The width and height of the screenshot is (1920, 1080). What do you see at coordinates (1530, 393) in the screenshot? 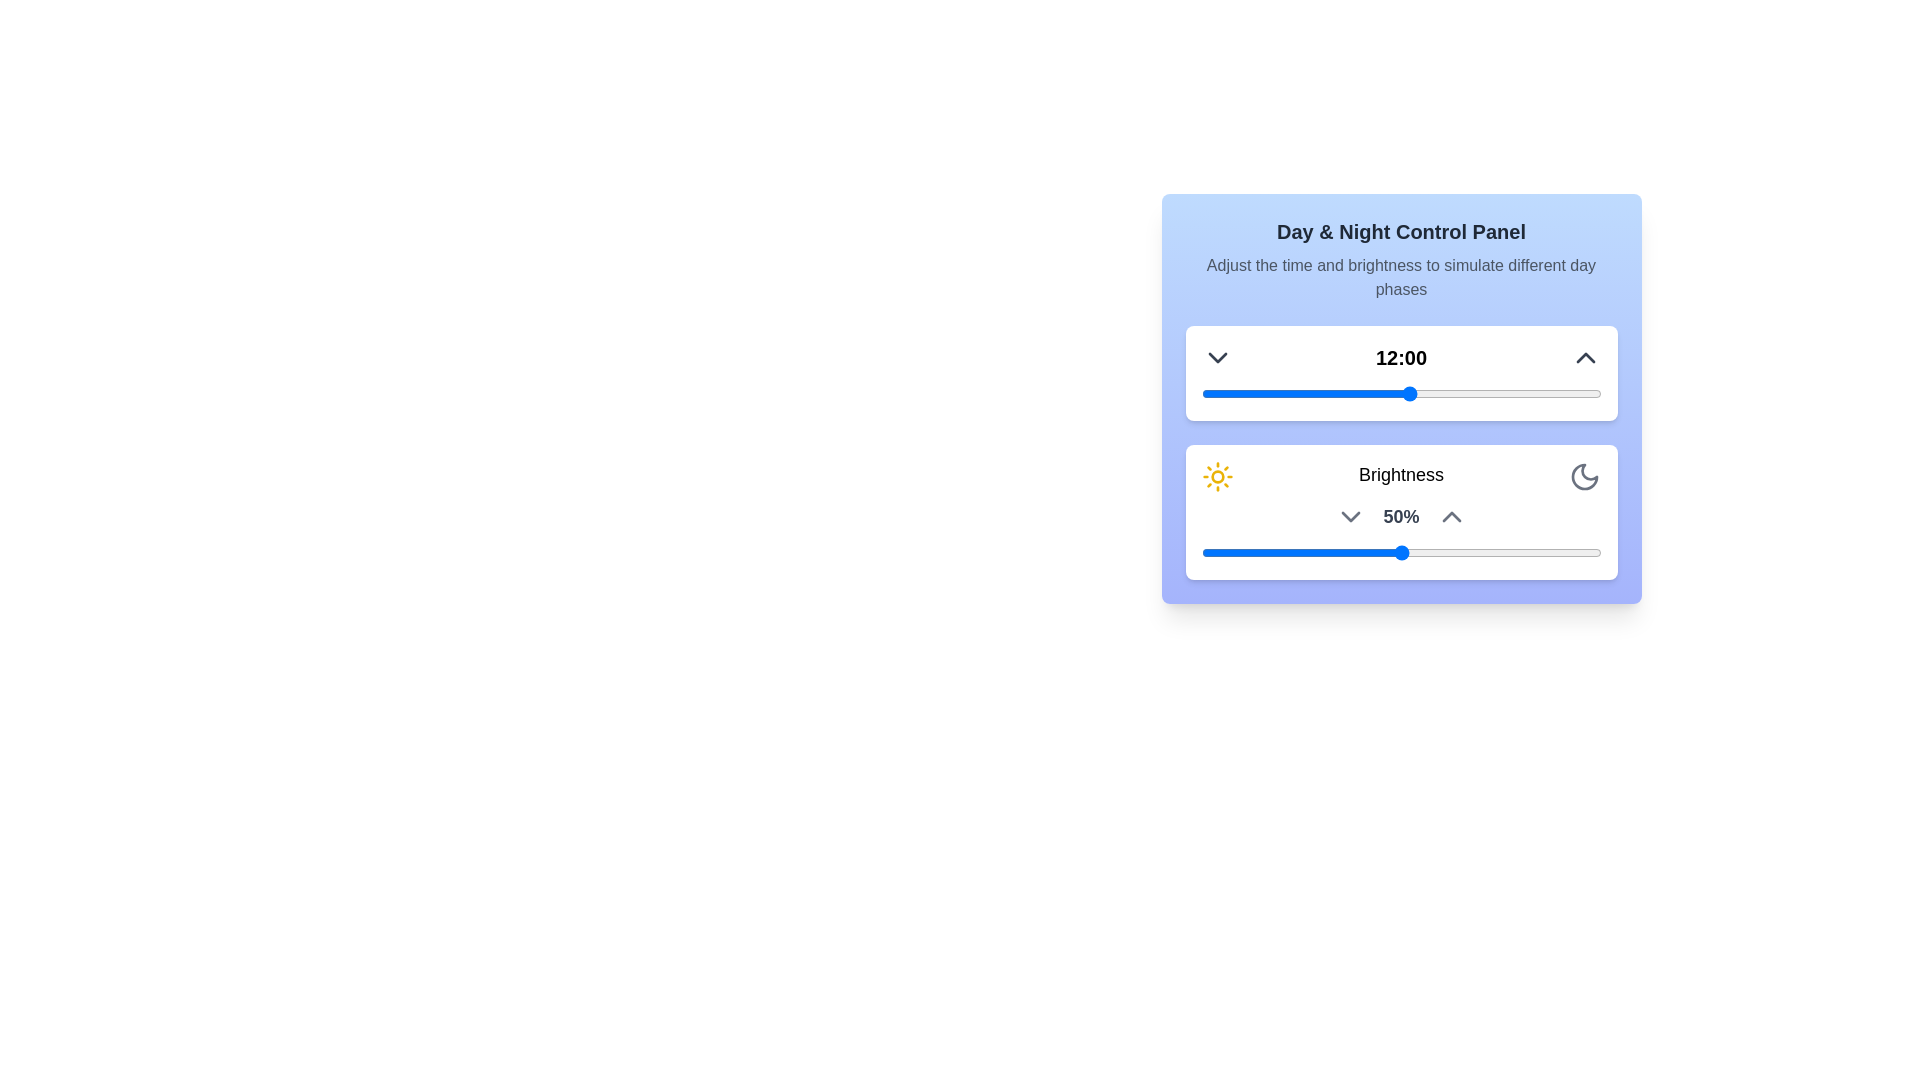
I see `the time` at bounding box center [1530, 393].